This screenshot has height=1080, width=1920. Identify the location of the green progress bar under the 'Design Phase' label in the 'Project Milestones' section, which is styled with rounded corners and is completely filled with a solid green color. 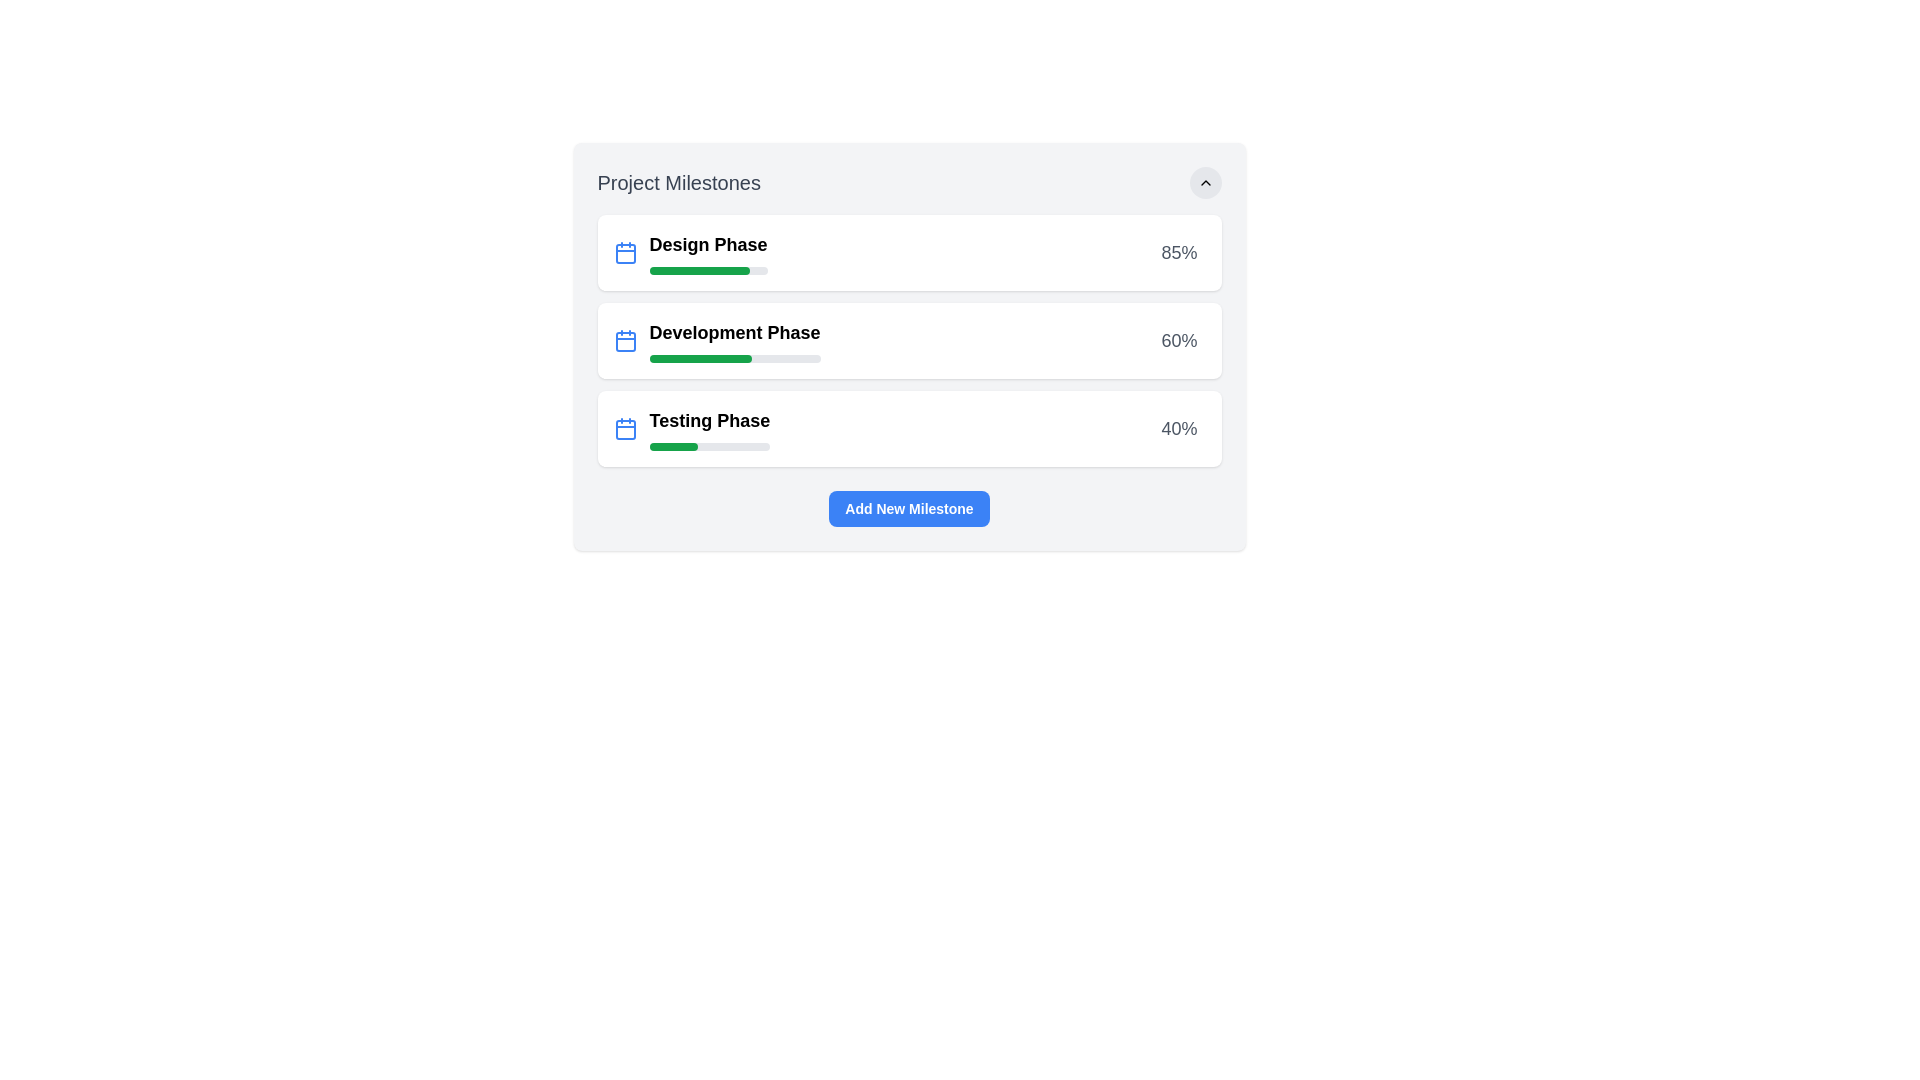
(699, 270).